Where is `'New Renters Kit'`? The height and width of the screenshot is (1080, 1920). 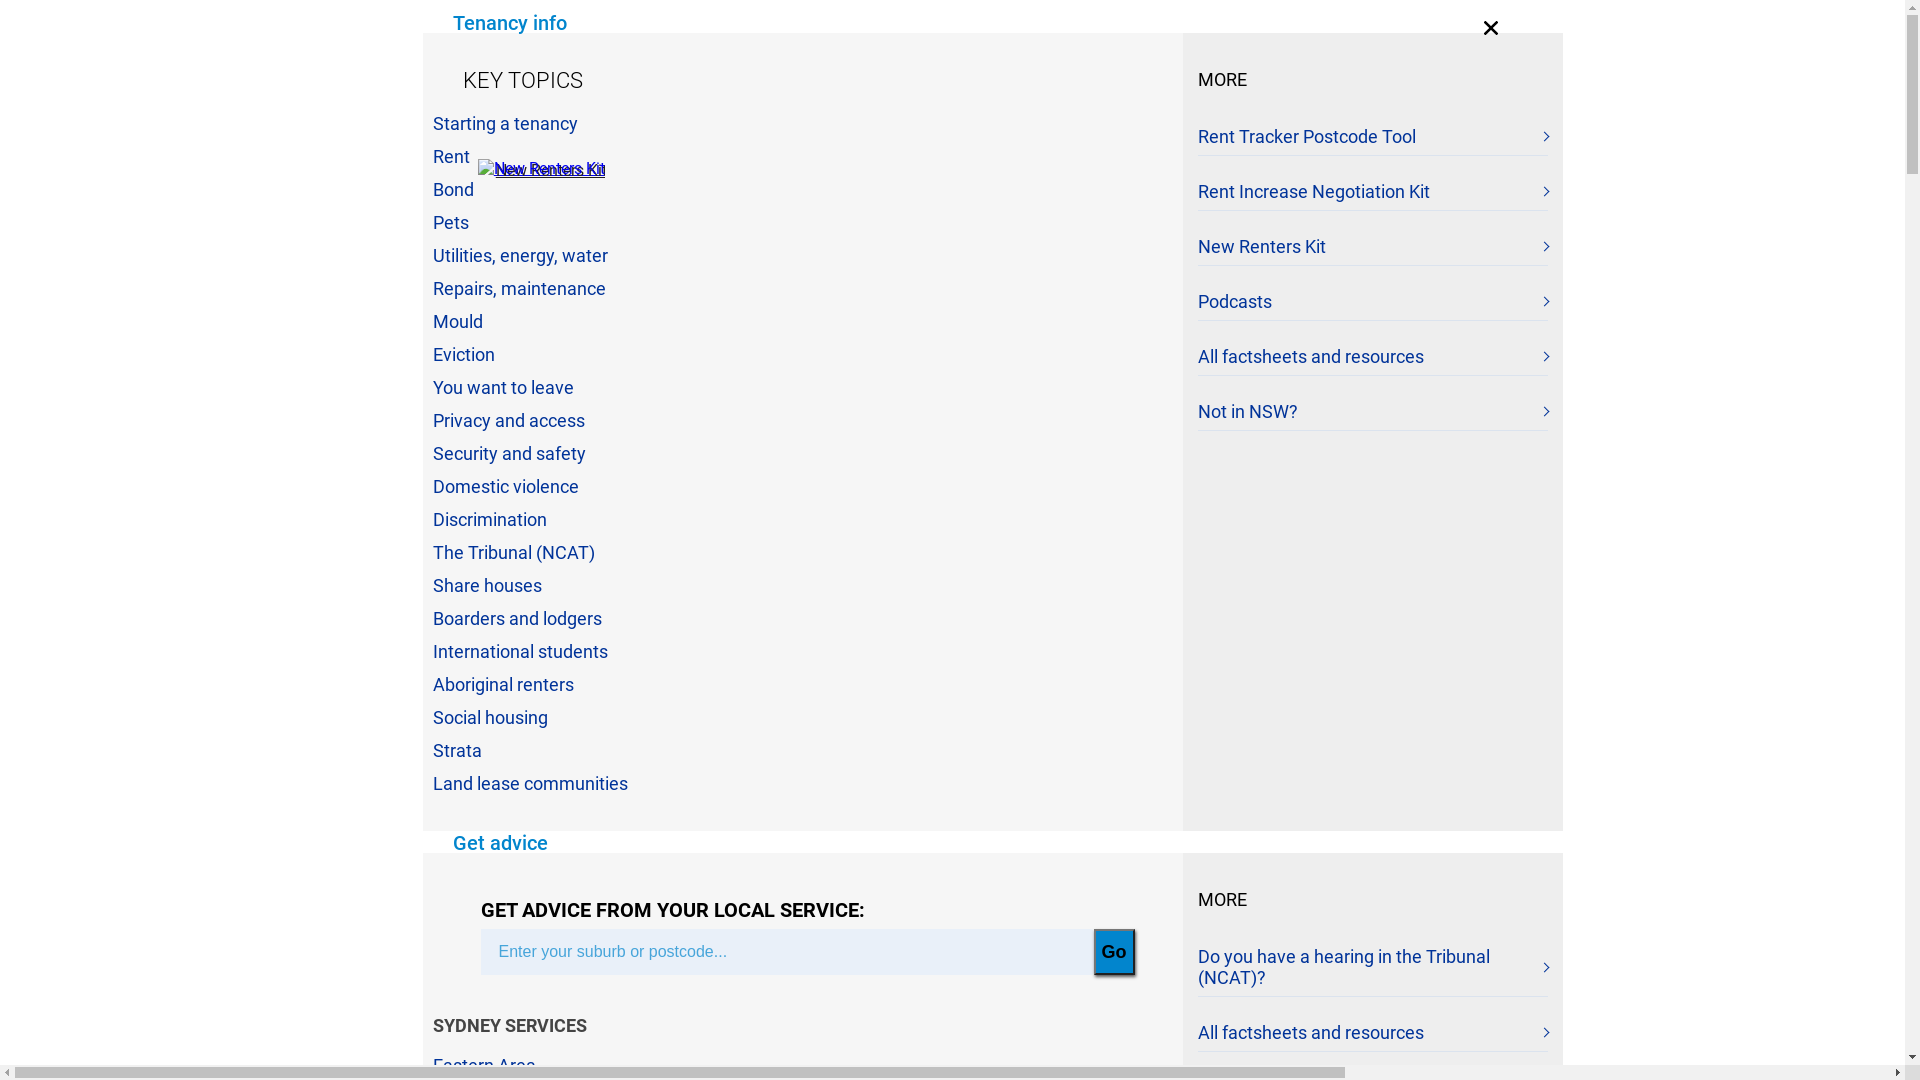
'New Renters Kit' is located at coordinates (1371, 249).